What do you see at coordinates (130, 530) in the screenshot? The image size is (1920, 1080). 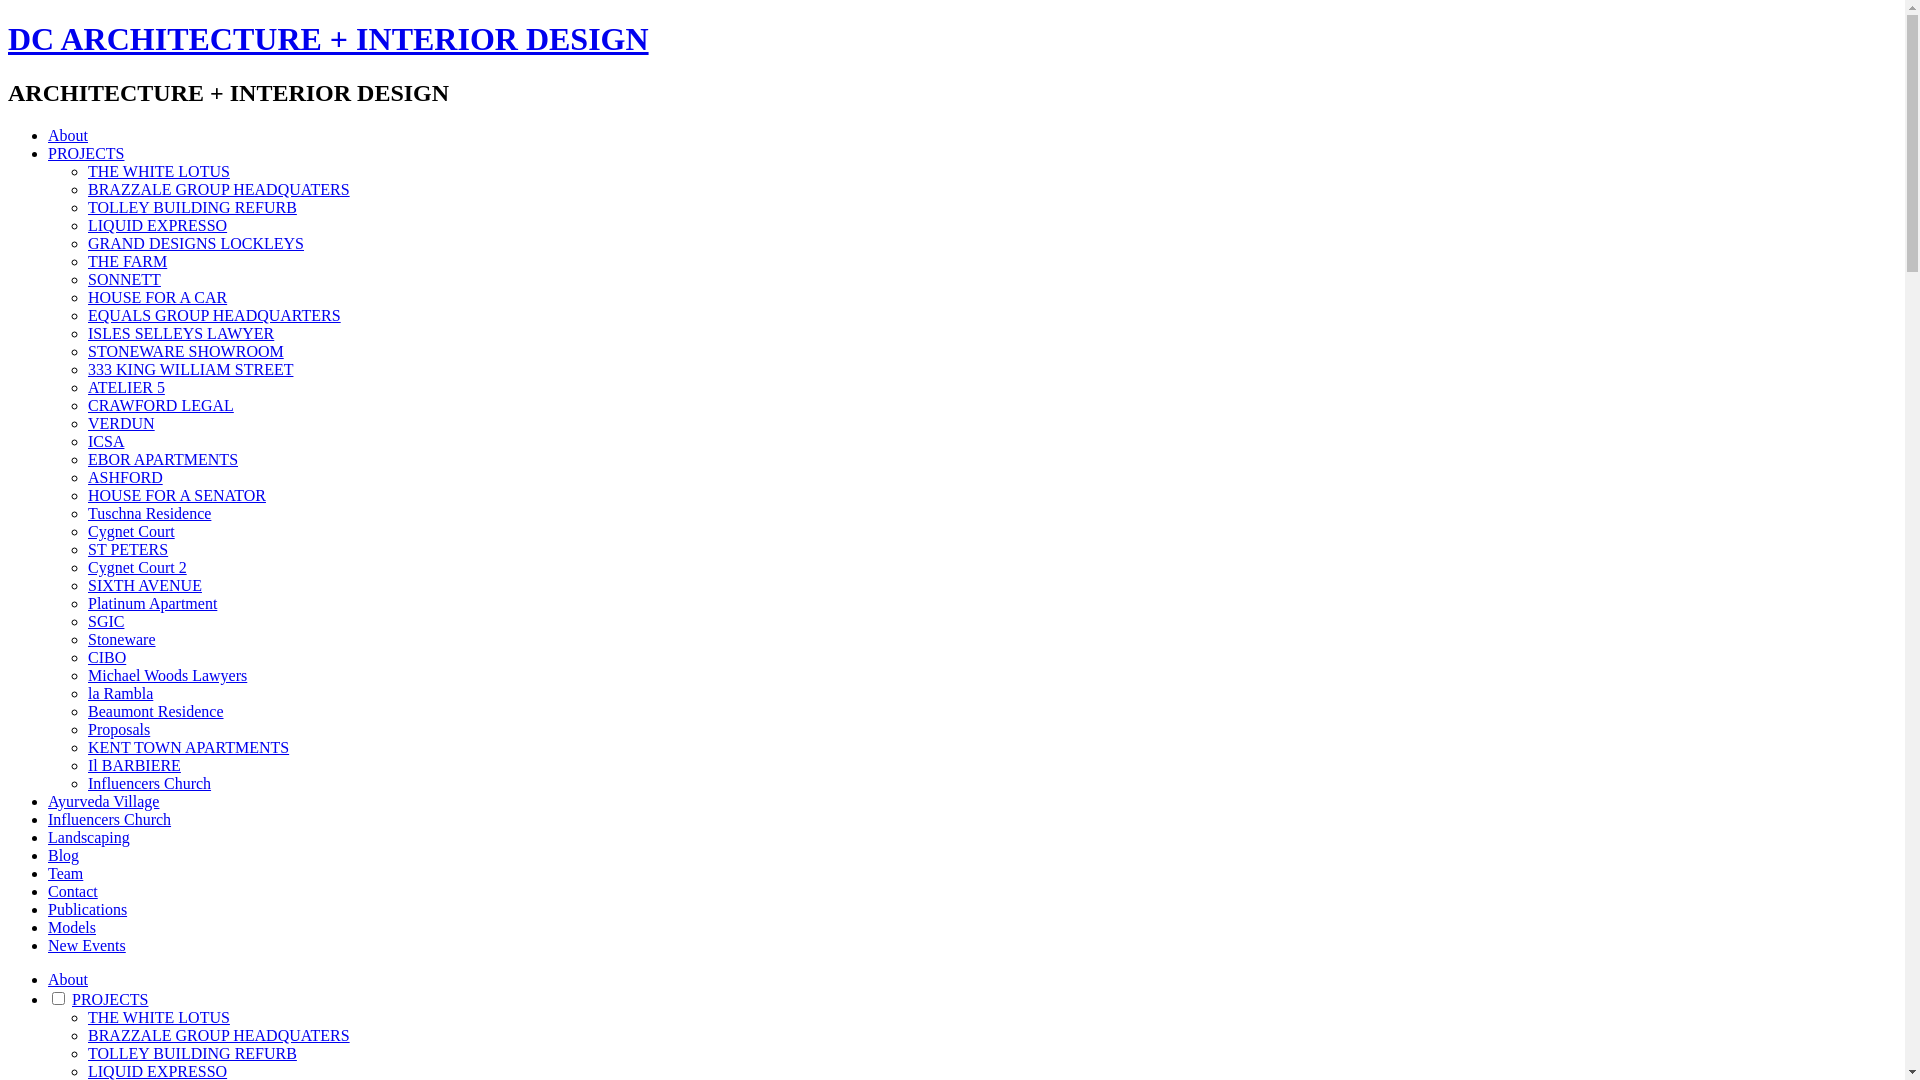 I see `'Cygnet Court'` at bounding box center [130, 530].